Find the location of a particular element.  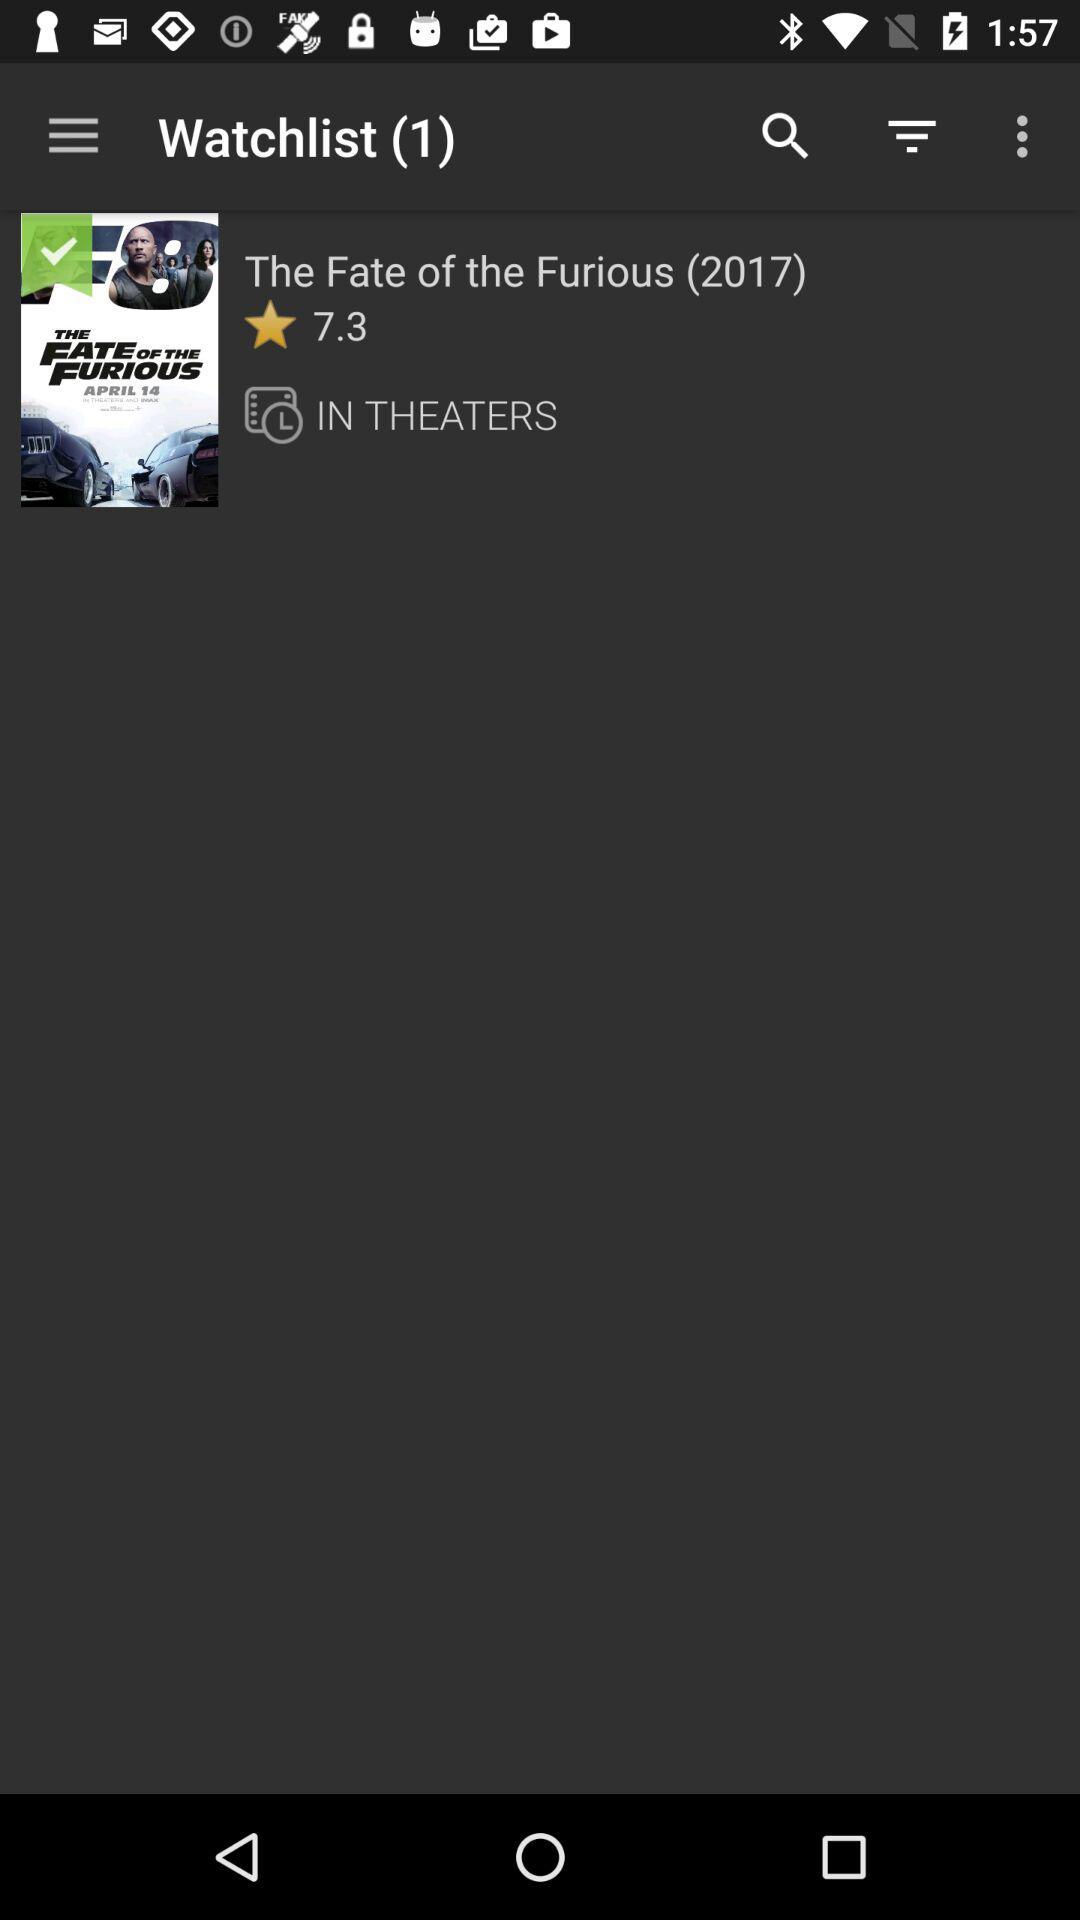

item to the left of the fate of icon is located at coordinates (119, 360).